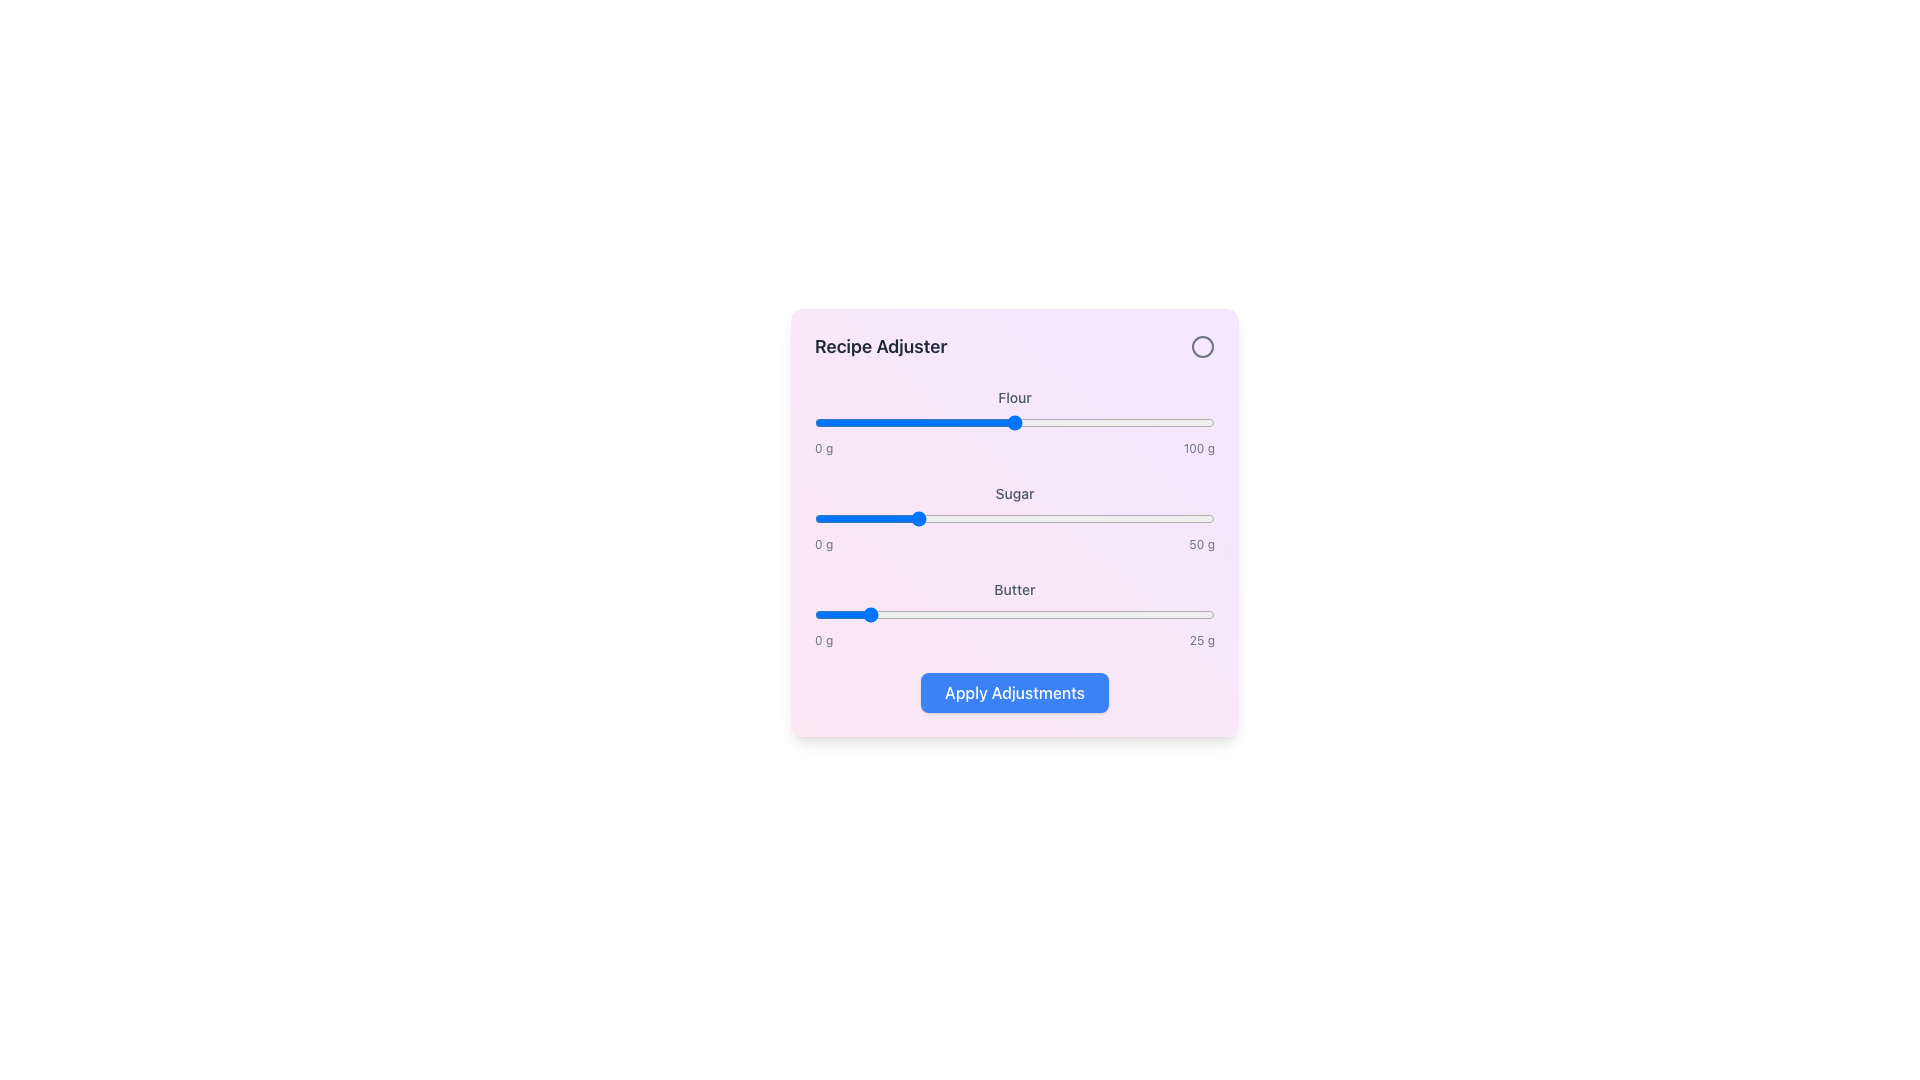  I want to click on the slider value, so click(846, 422).